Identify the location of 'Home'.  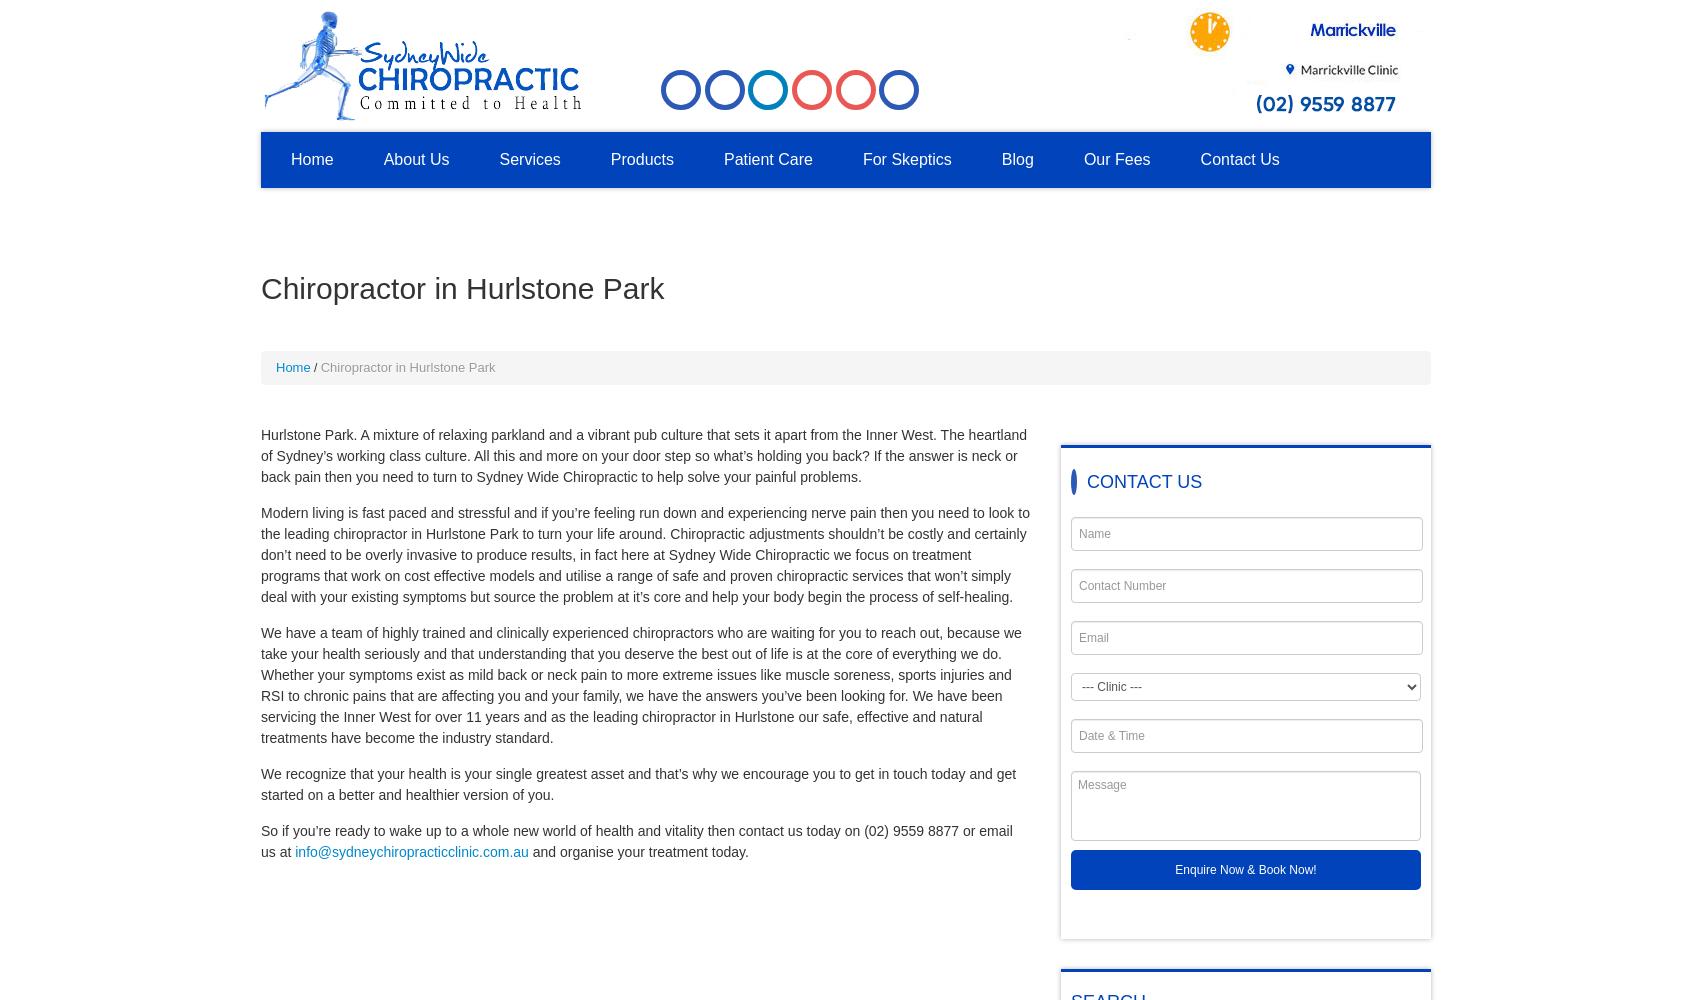
(275, 366).